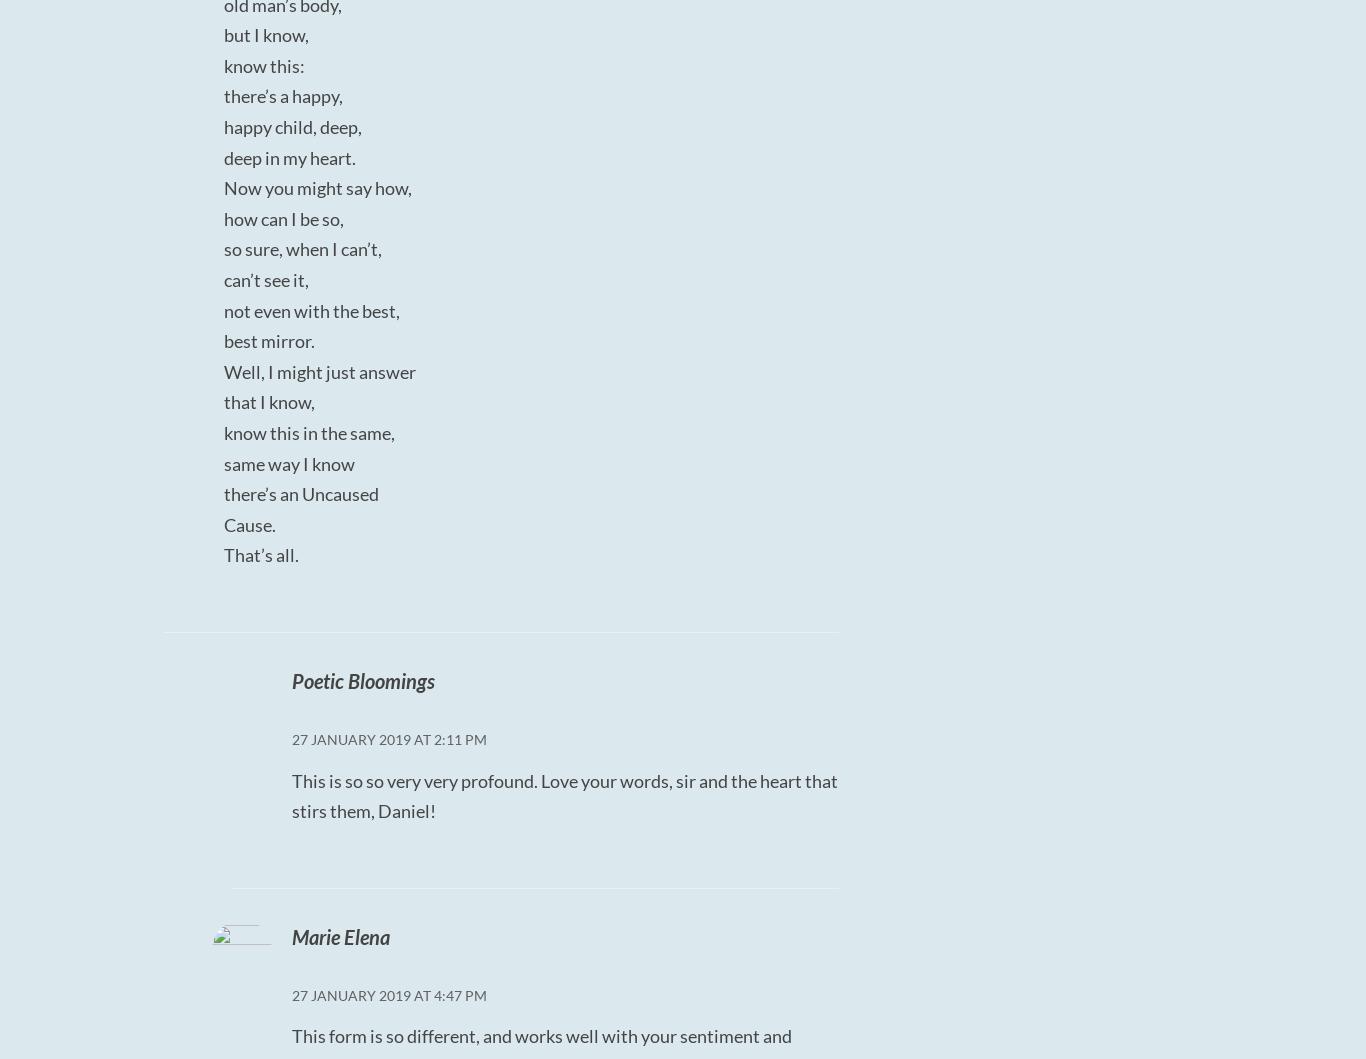  Describe the element at coordinates (283, 96) in the screenshot. I see `'there’s a happy,'` at that location.